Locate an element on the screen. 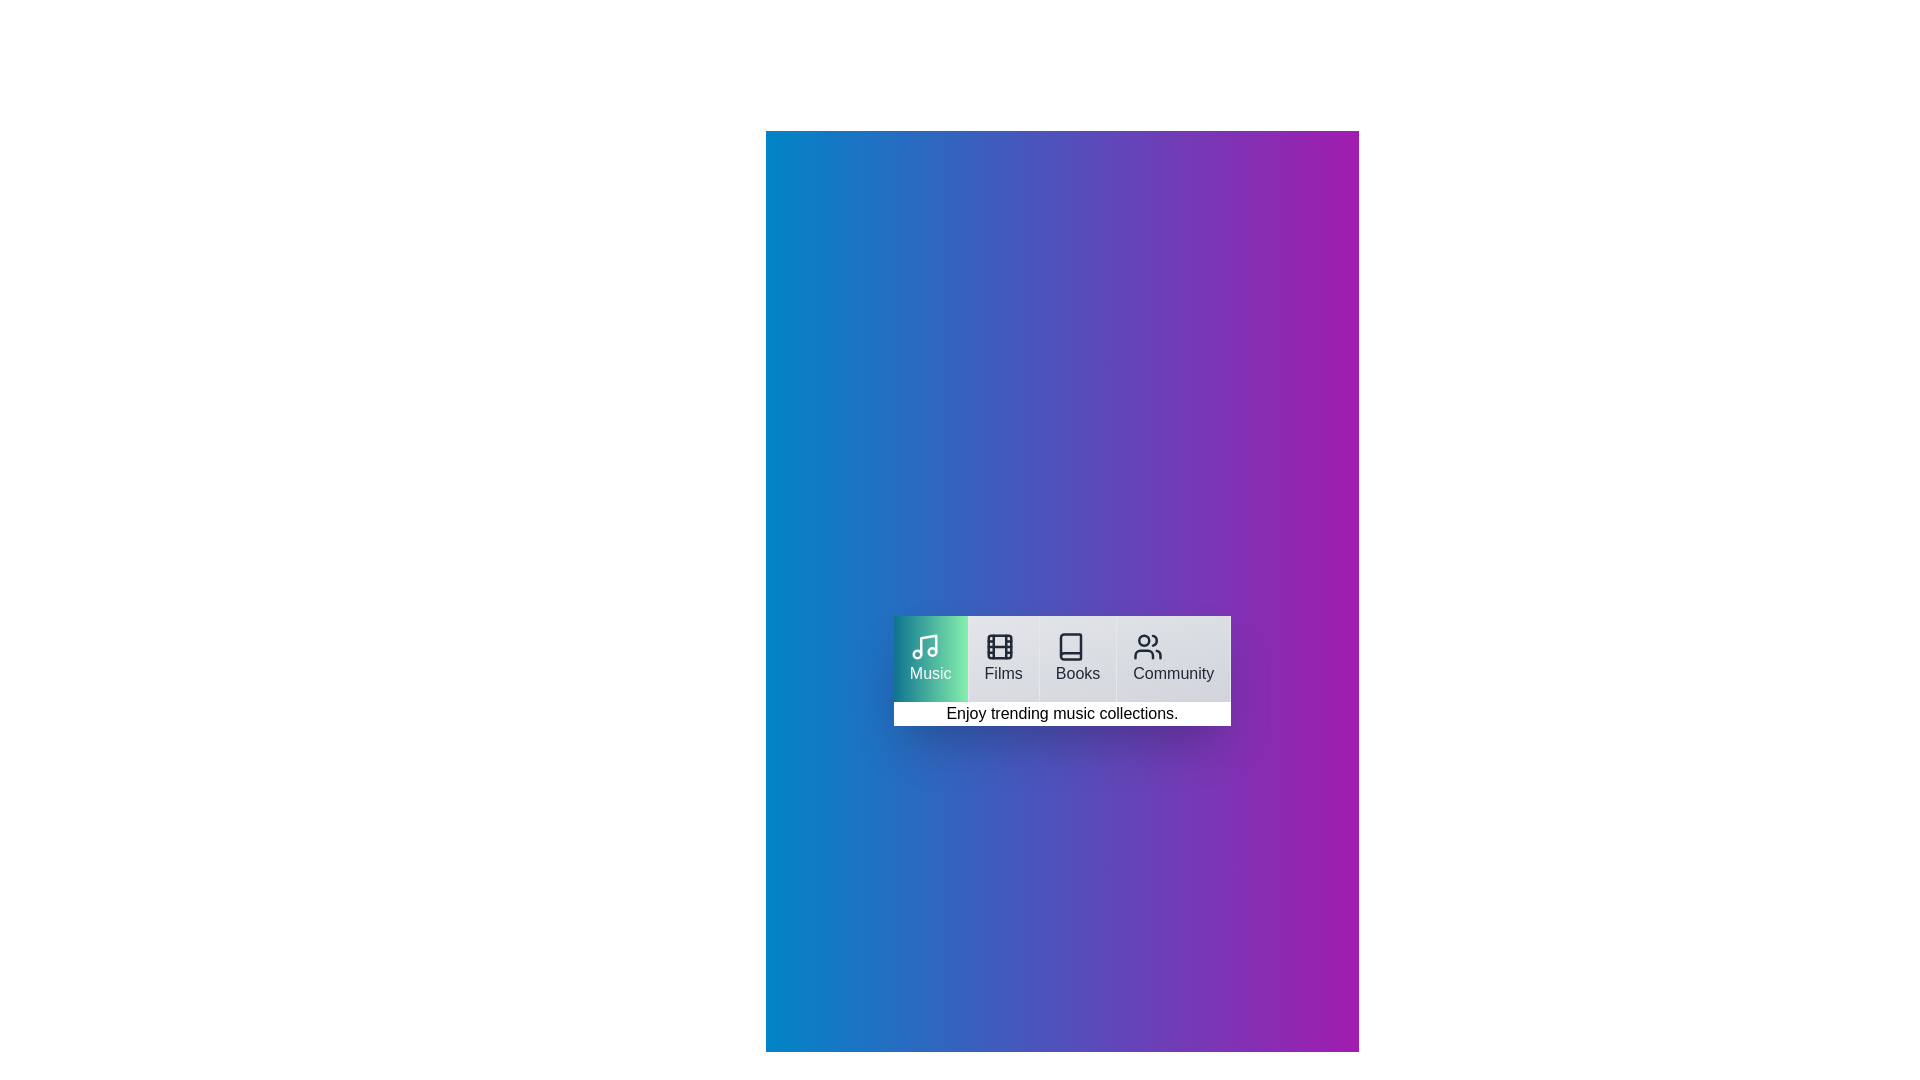 The image size is (1920, 1080). the text label that says 'Enjoy trending music collections.' positioned directly below the horizontal navigation menu is located at coordinates (1061, 712).